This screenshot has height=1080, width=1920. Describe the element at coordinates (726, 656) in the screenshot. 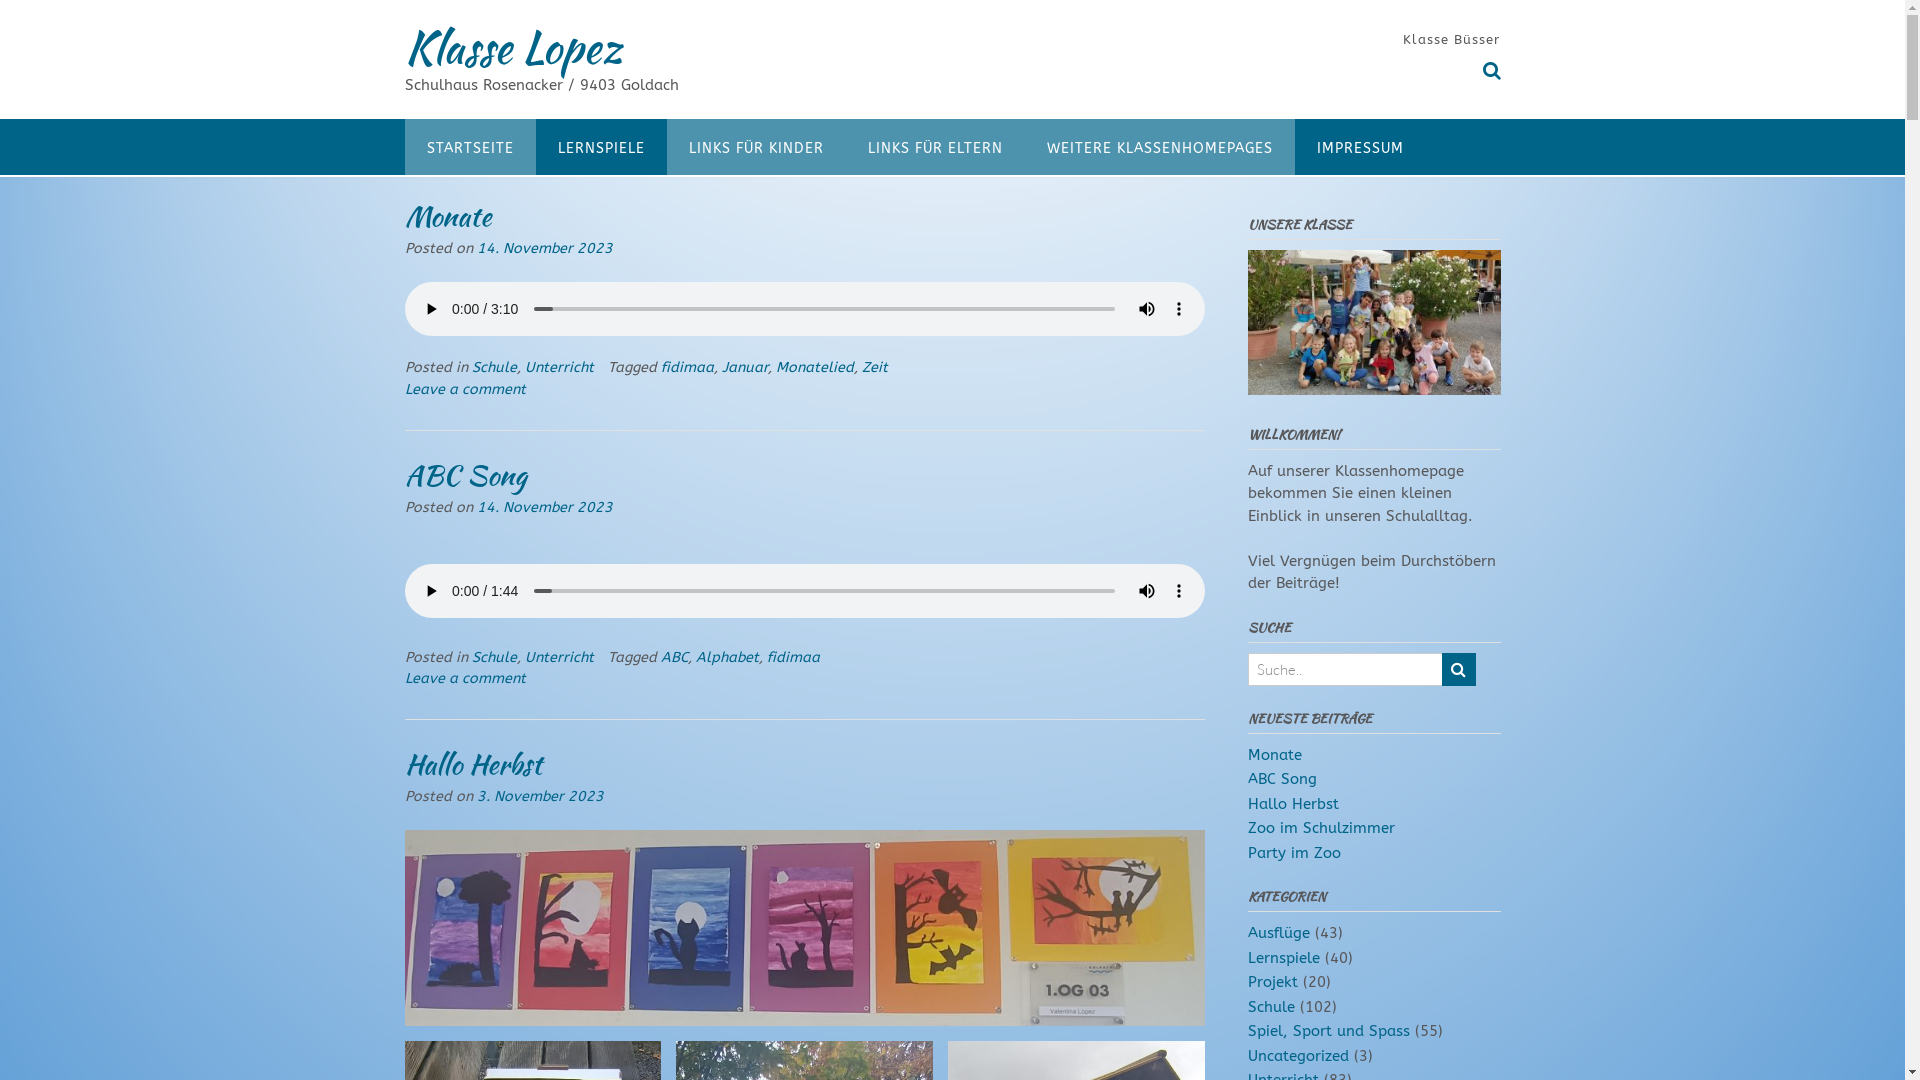

I see `'Alphabet'` at that location.